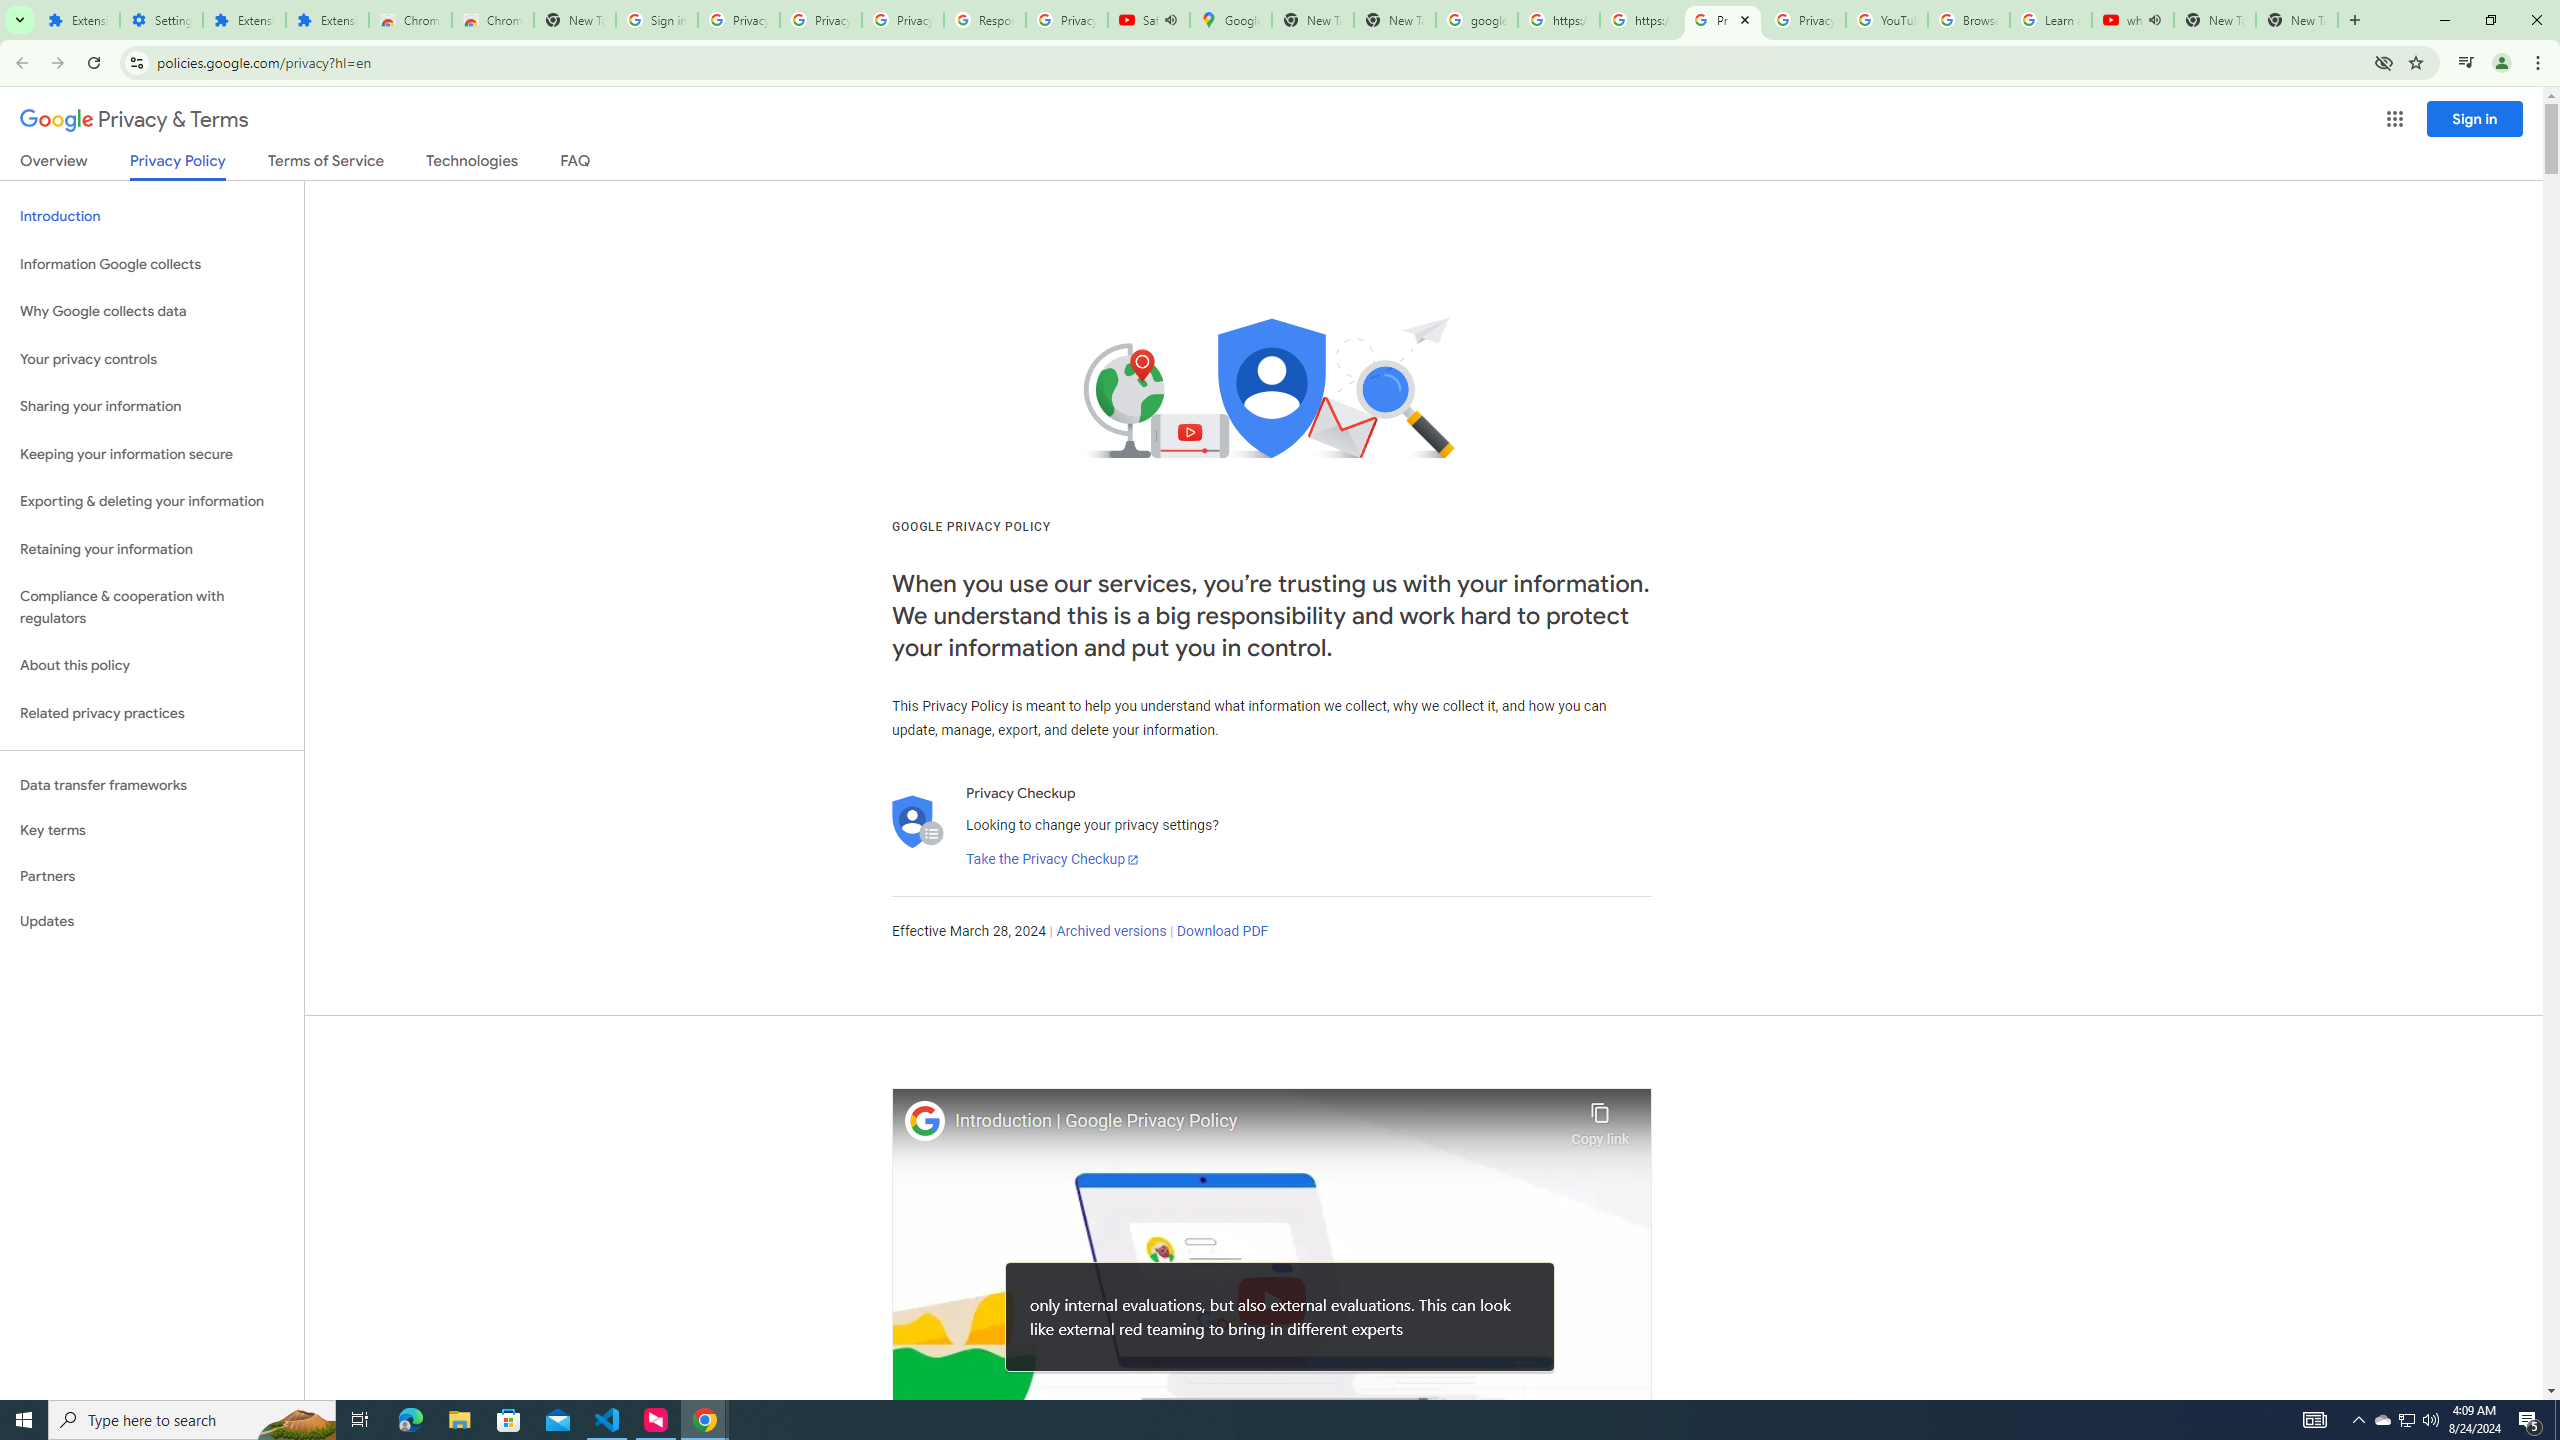  Describe the element at coordinates (151, 608) in the screenshot. I see `'Compliance & cooperation with regulators'` at that location.